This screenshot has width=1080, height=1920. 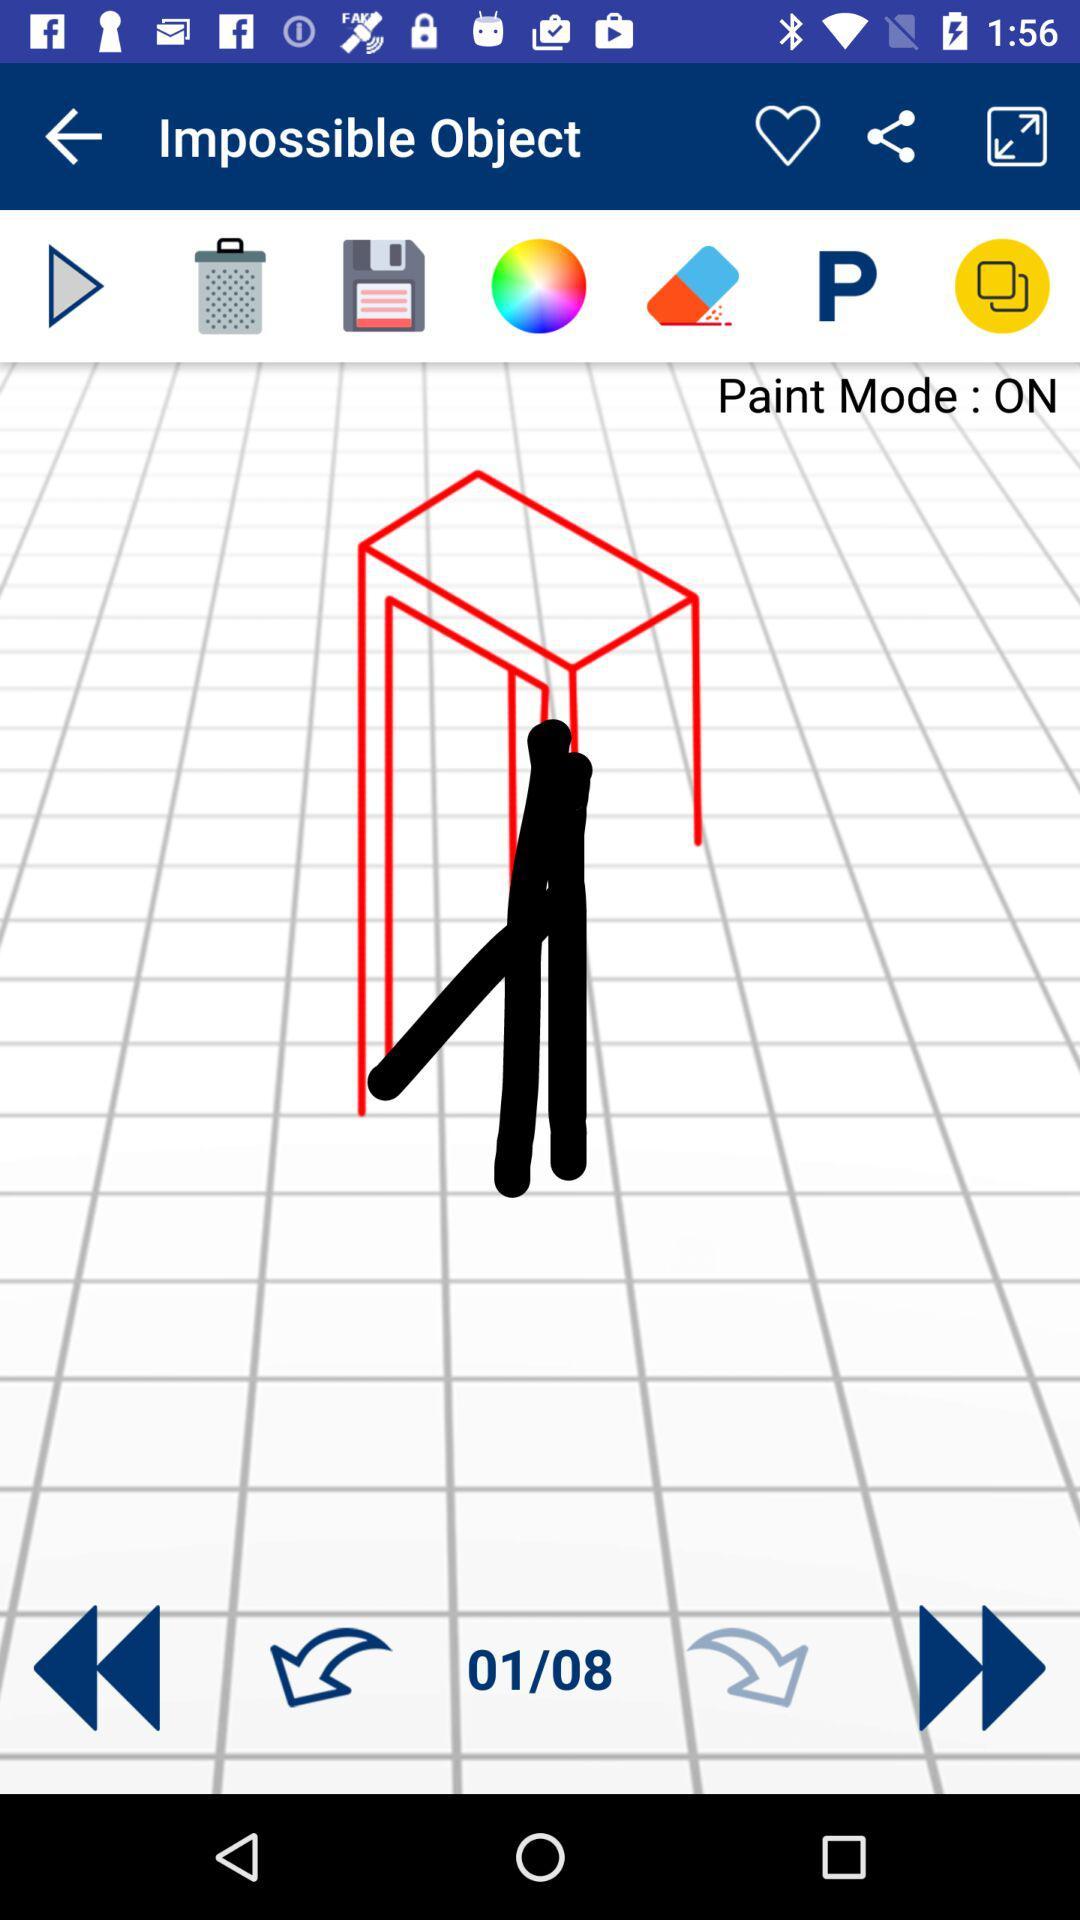 I want to click on the save icon, so click(x=847, y=285).